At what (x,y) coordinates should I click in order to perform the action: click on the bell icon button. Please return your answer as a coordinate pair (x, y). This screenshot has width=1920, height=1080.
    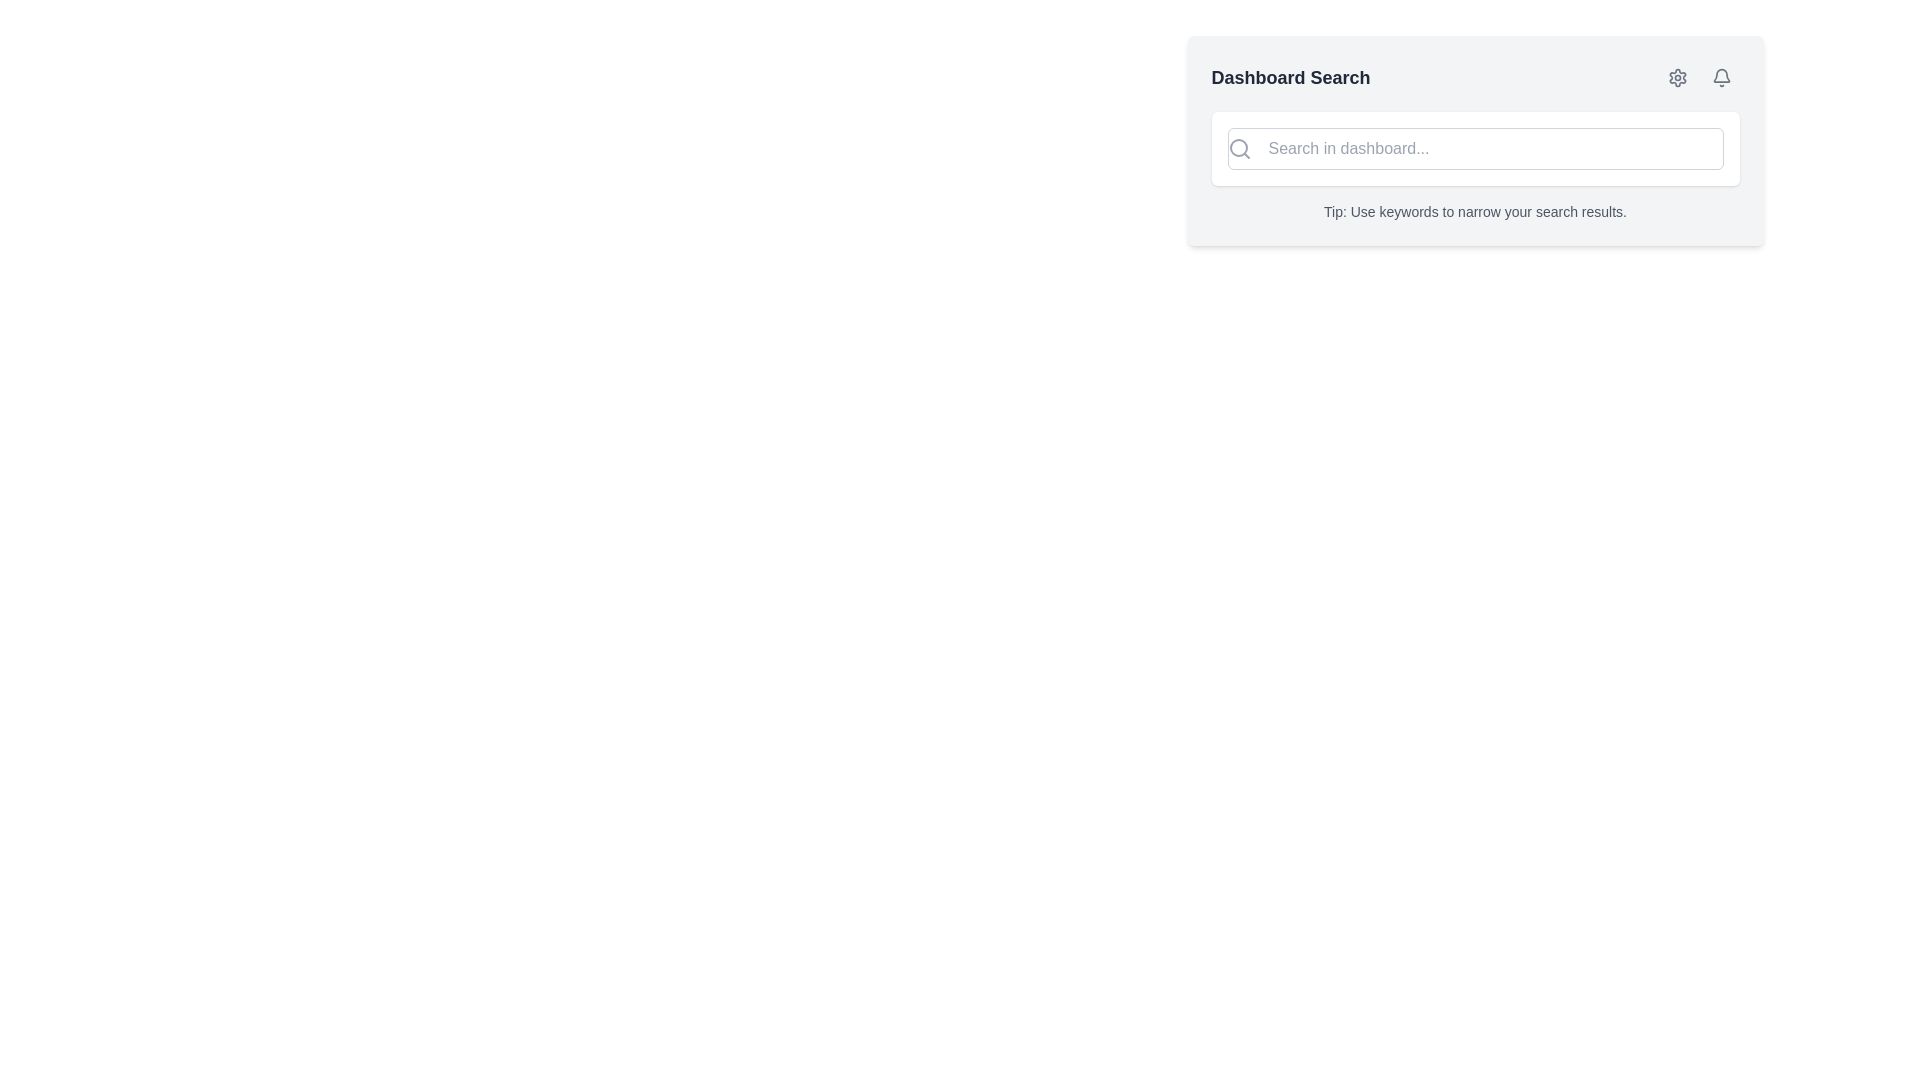
    Looking at the image, I should click on (1720, 76).